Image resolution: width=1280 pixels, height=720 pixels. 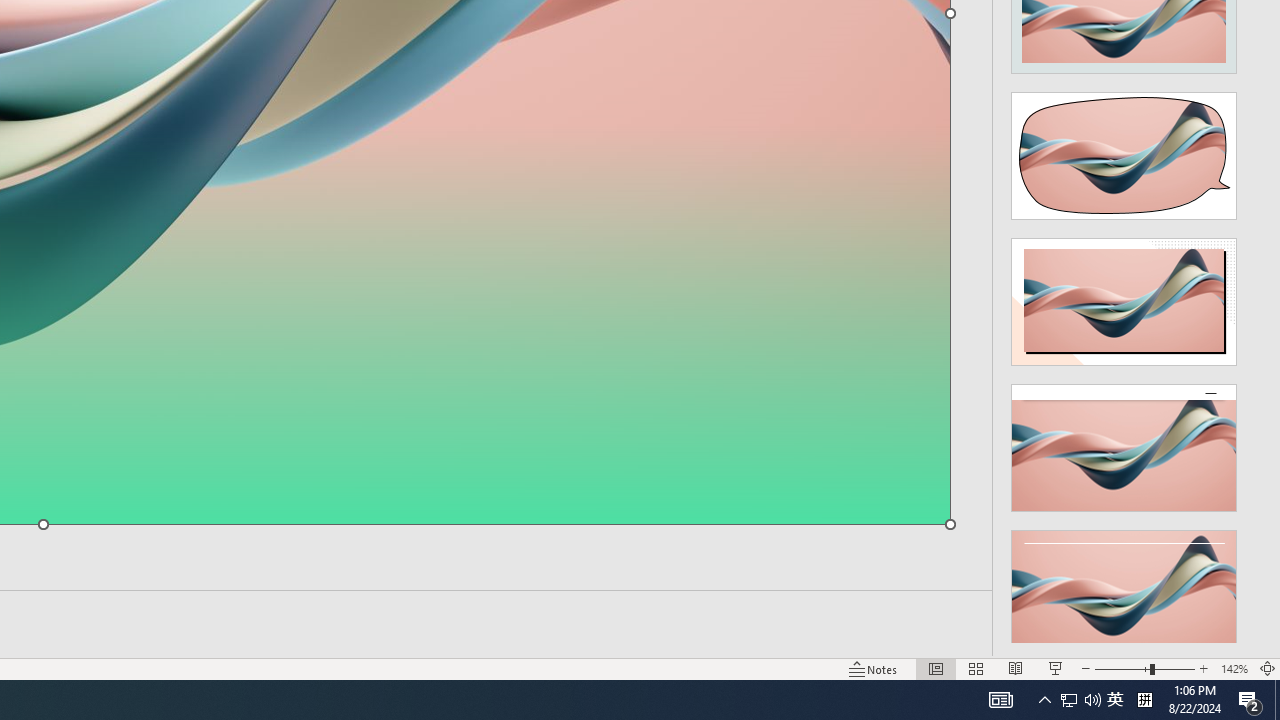 What do you see at coordinates (1233, 669) in the screenshot?
I see `'Zoom 142%'` at bounding box center [1233, 669].